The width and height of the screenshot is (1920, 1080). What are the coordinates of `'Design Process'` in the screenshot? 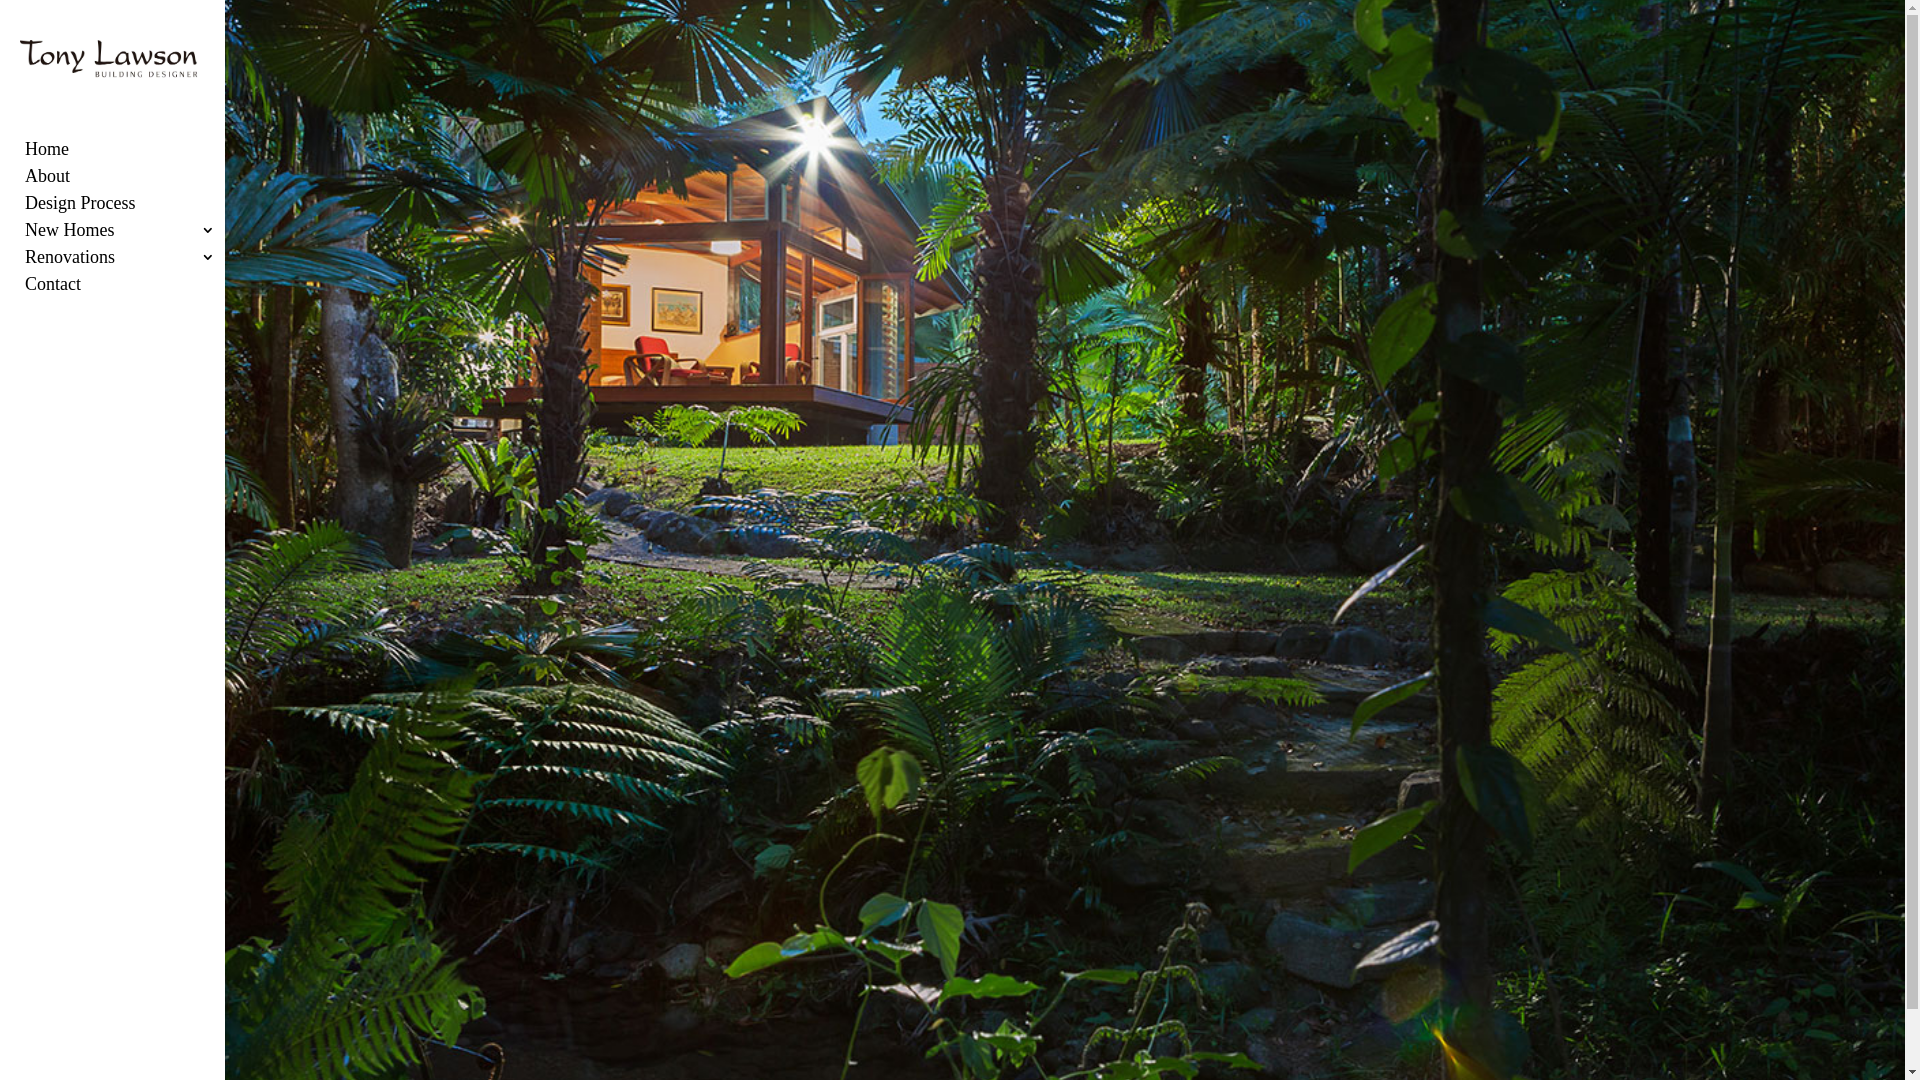 It's located at (133, 209).